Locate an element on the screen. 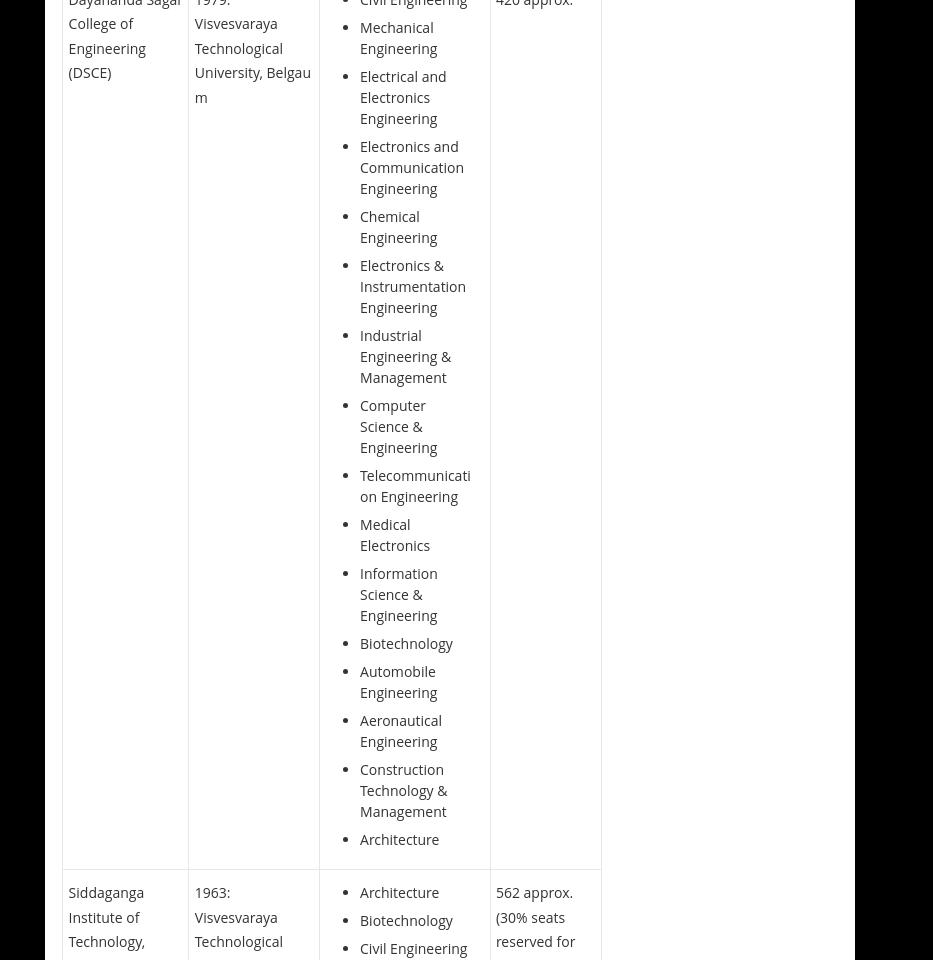 This screenshot has width=933, height=960. 'Computer Science & Engineering' is located at coordinates (398, 425).